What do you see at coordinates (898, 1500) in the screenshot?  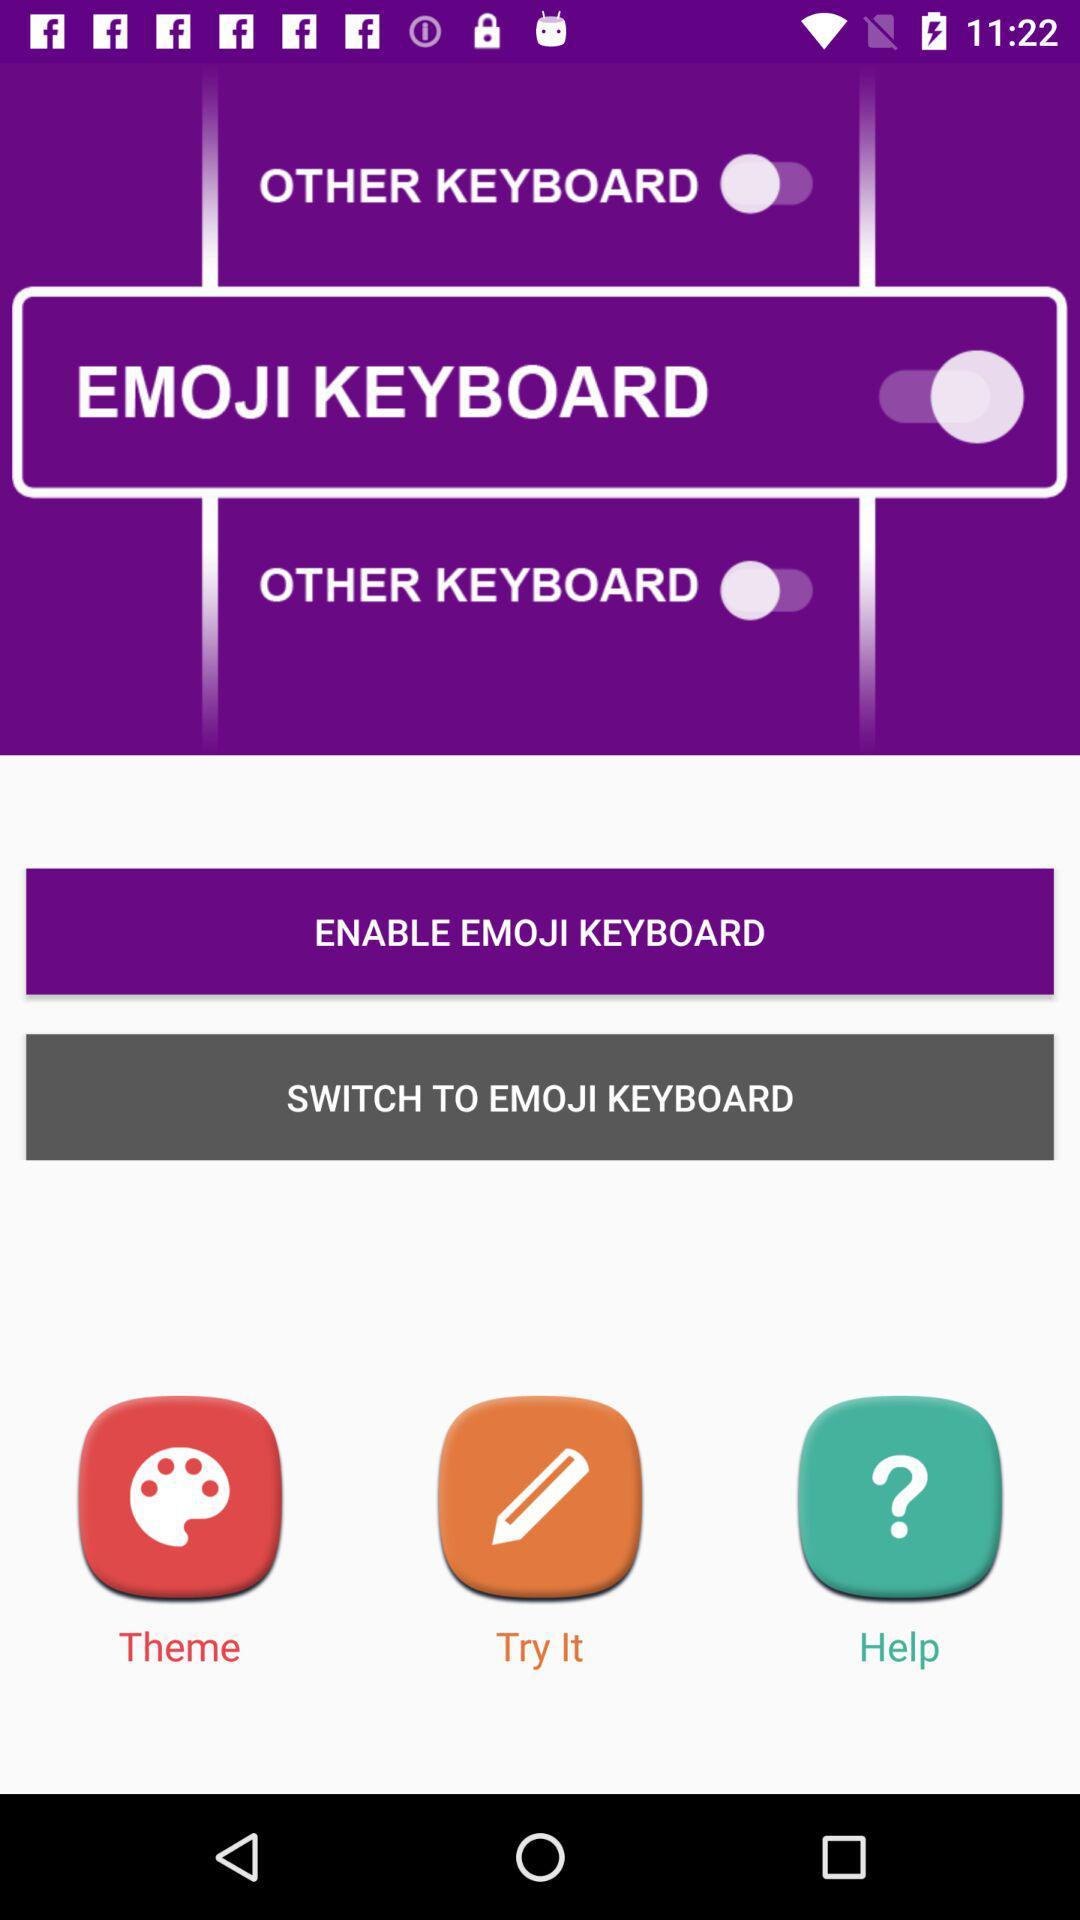 I see `open help` at bounding box center [898, 1500].